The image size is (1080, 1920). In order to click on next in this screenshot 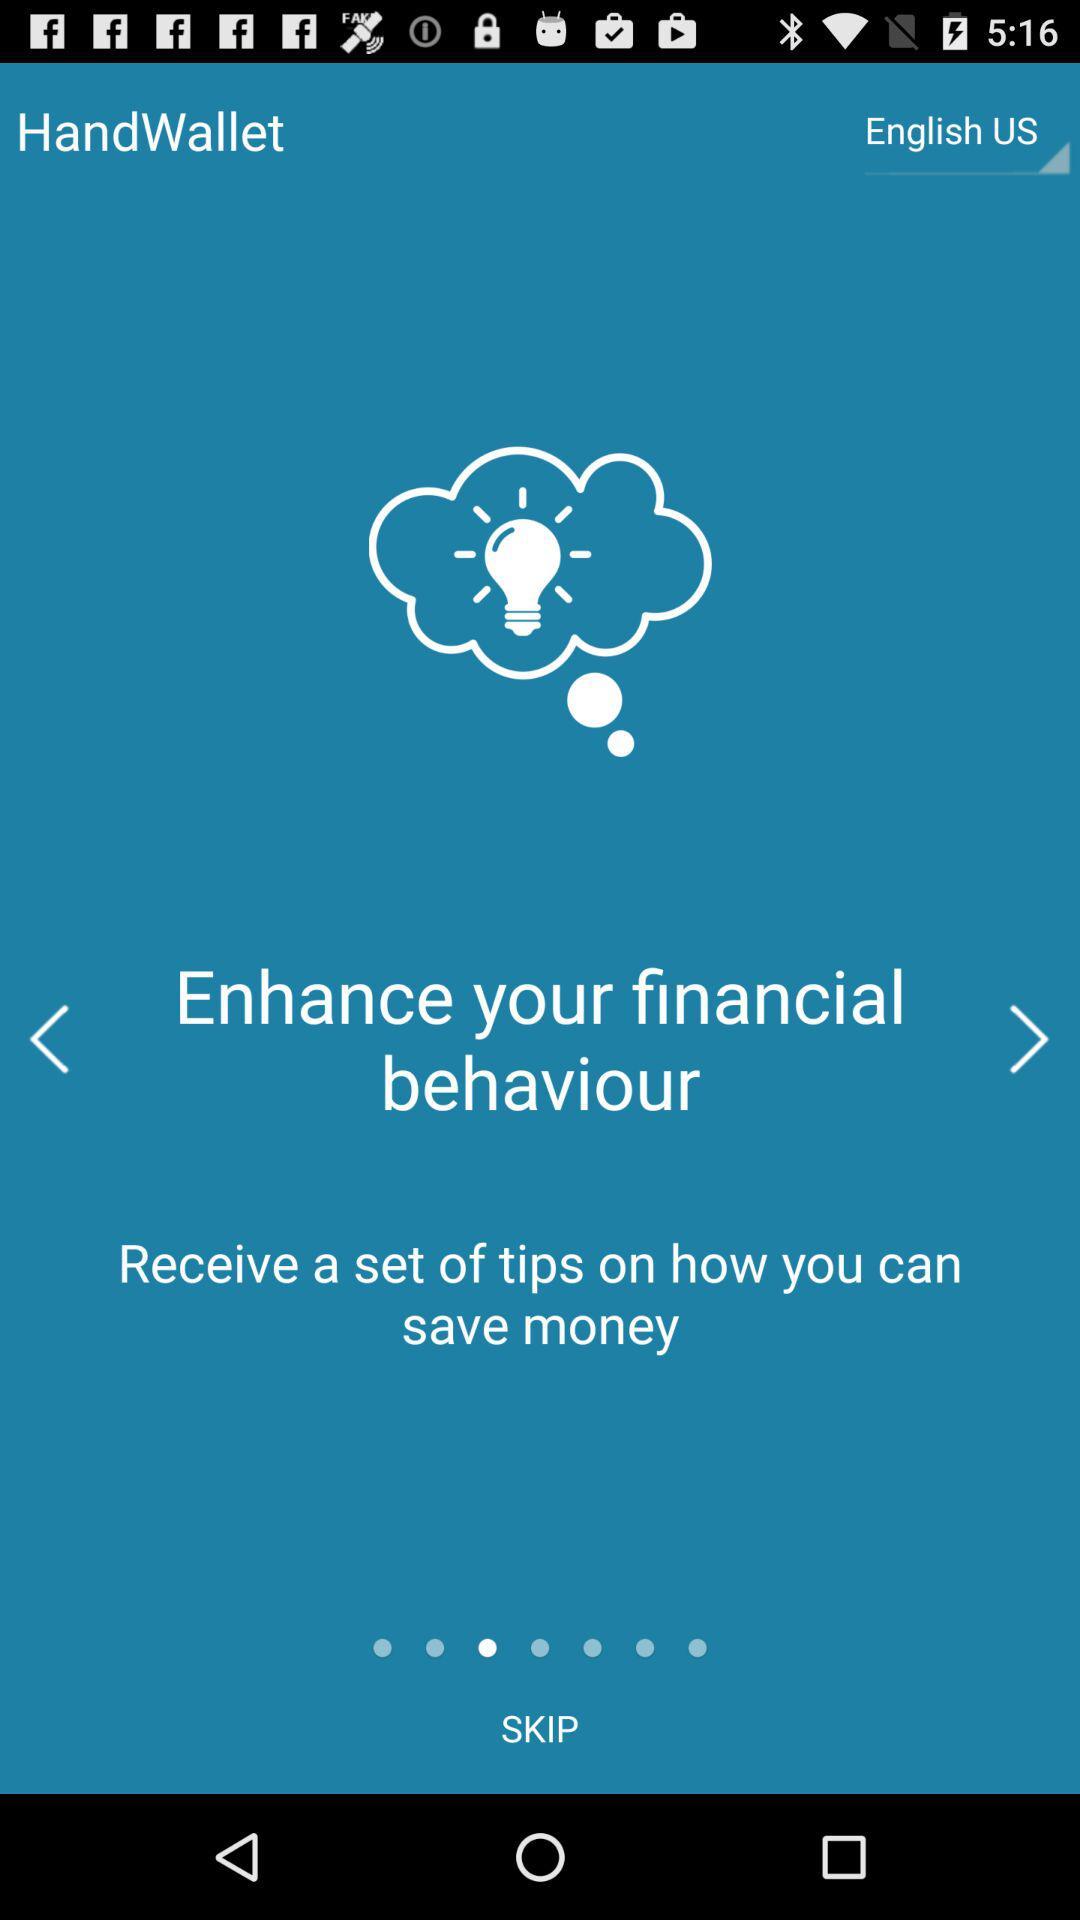, I will do `click(1030, 1039)`.